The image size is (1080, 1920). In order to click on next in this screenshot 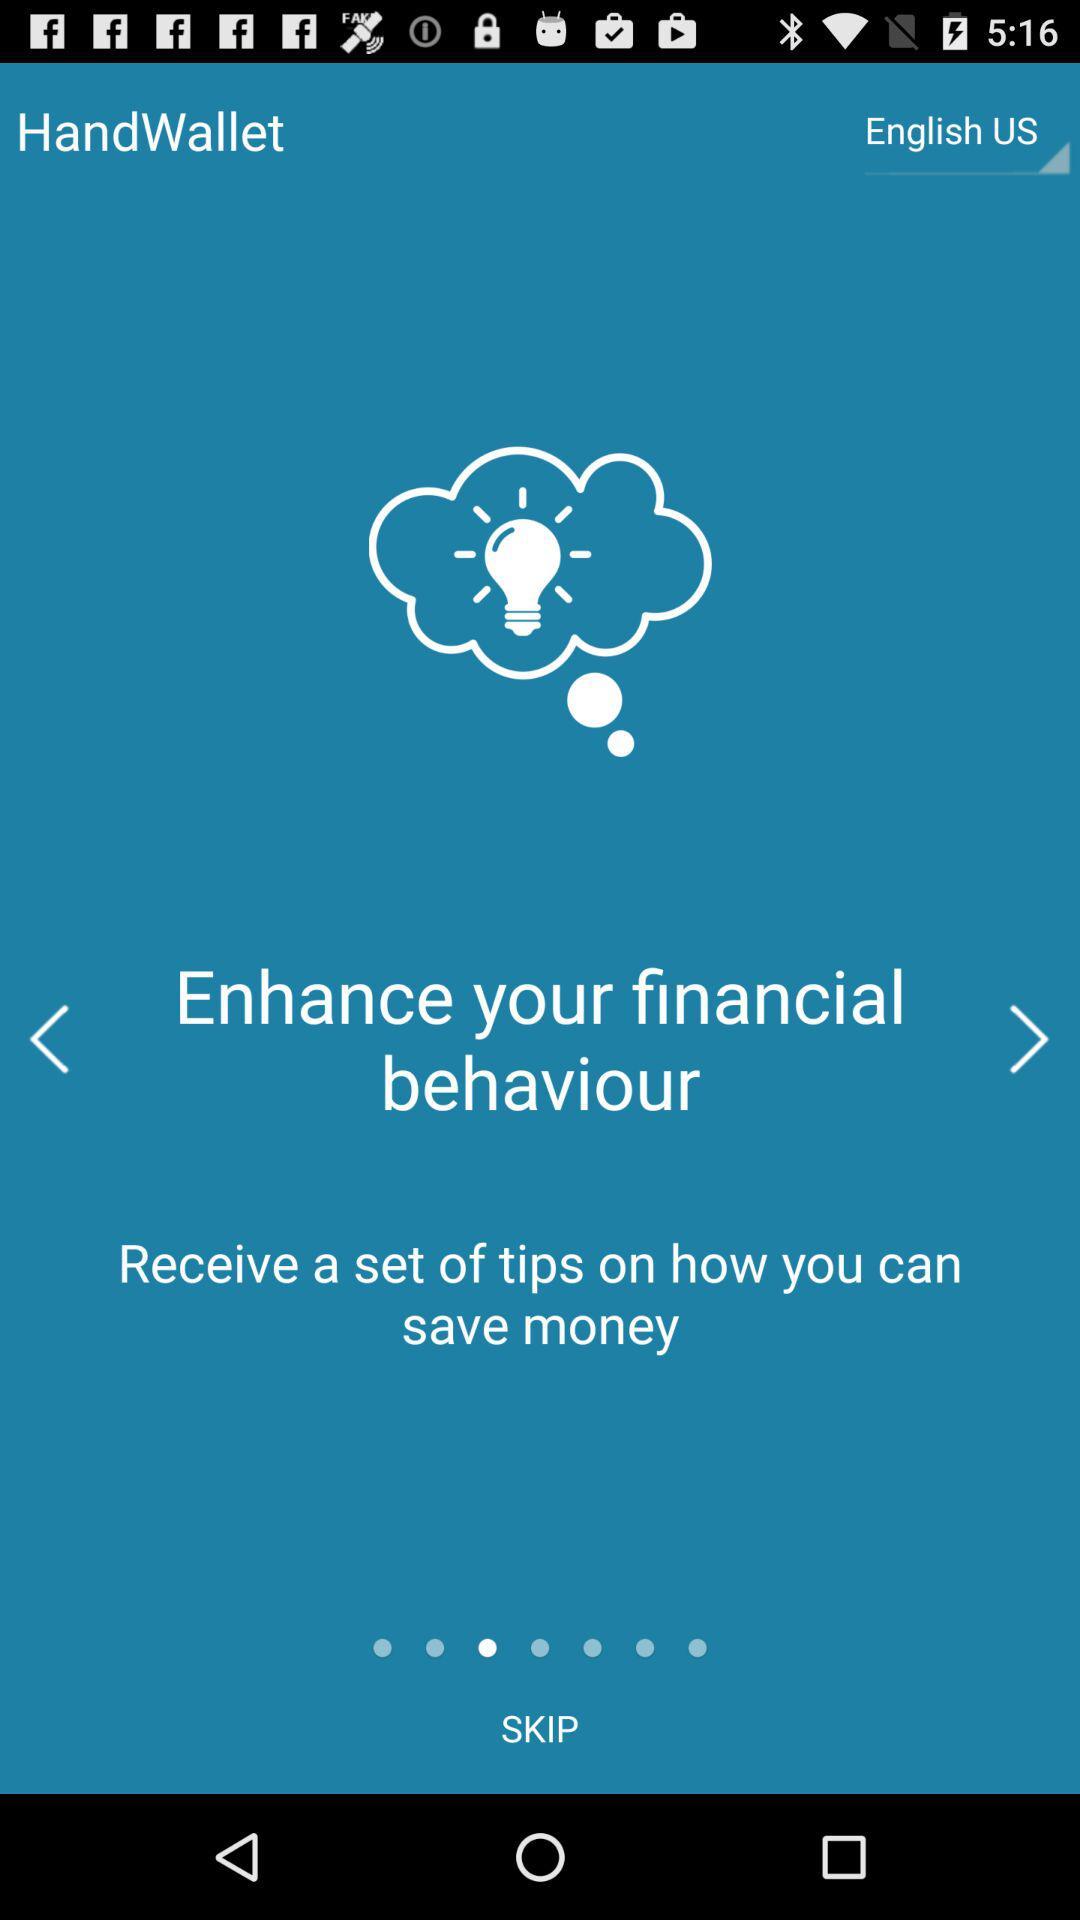, I will do `click(1030, 1039)`.